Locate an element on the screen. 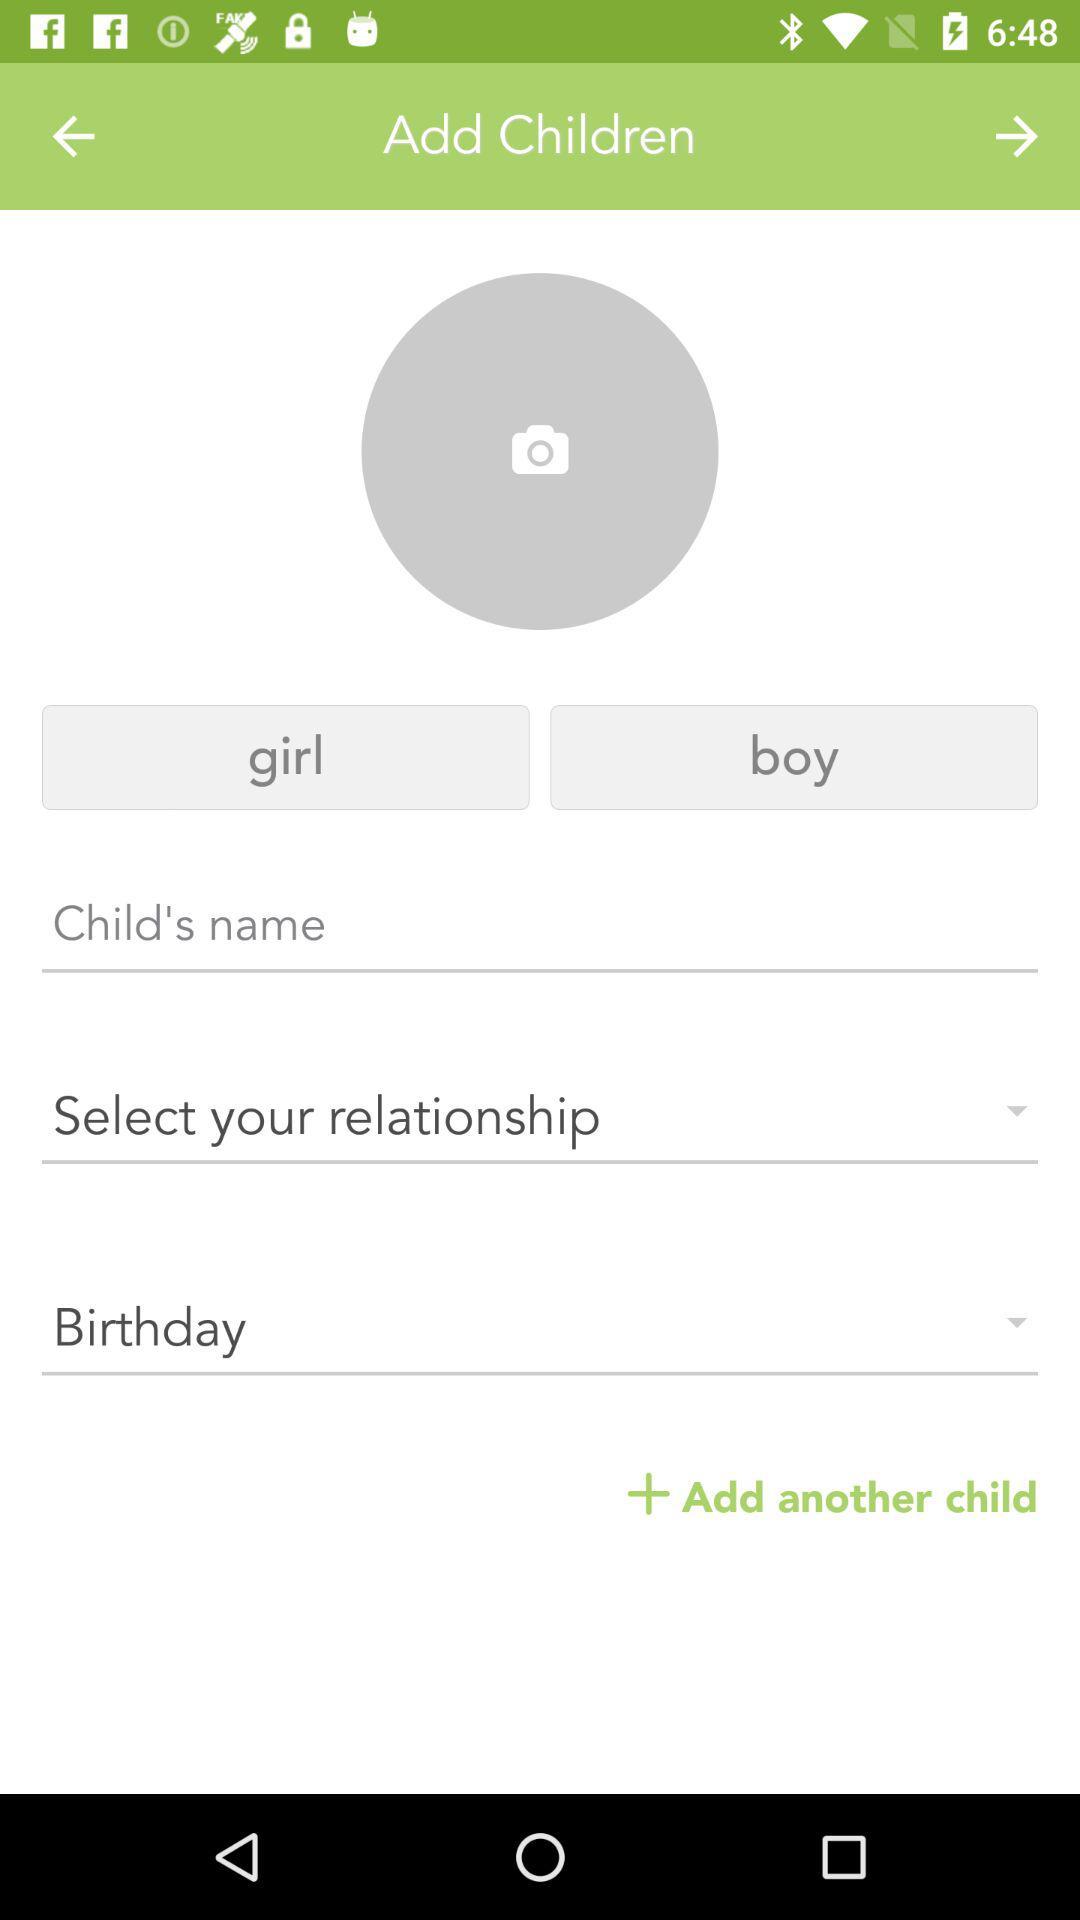  the arrow symbol at the top most right corner of the web page is located at coordinates (1017, 136).